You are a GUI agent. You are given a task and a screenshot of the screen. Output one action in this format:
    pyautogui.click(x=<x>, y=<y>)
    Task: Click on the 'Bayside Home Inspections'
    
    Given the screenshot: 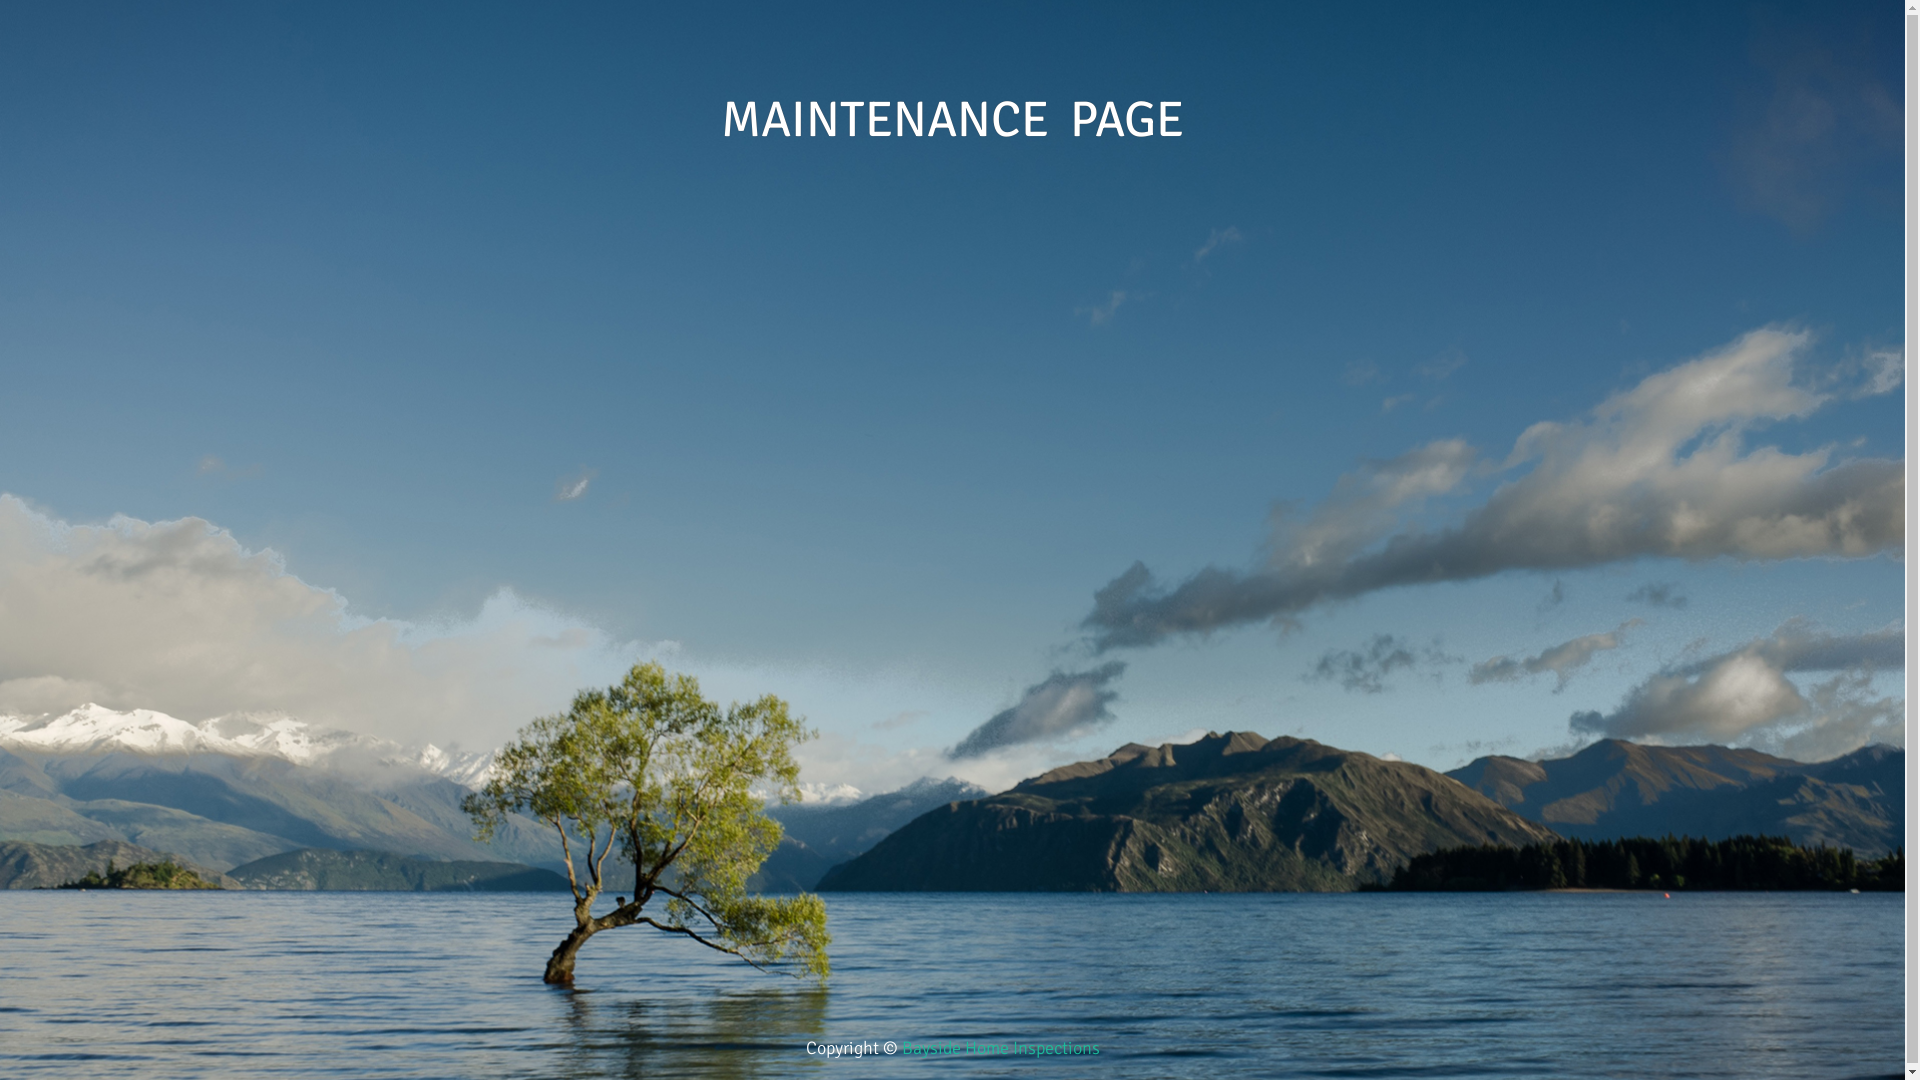 What is the action you would take?
    pyautogui.click(x=1001, y=1047)
    